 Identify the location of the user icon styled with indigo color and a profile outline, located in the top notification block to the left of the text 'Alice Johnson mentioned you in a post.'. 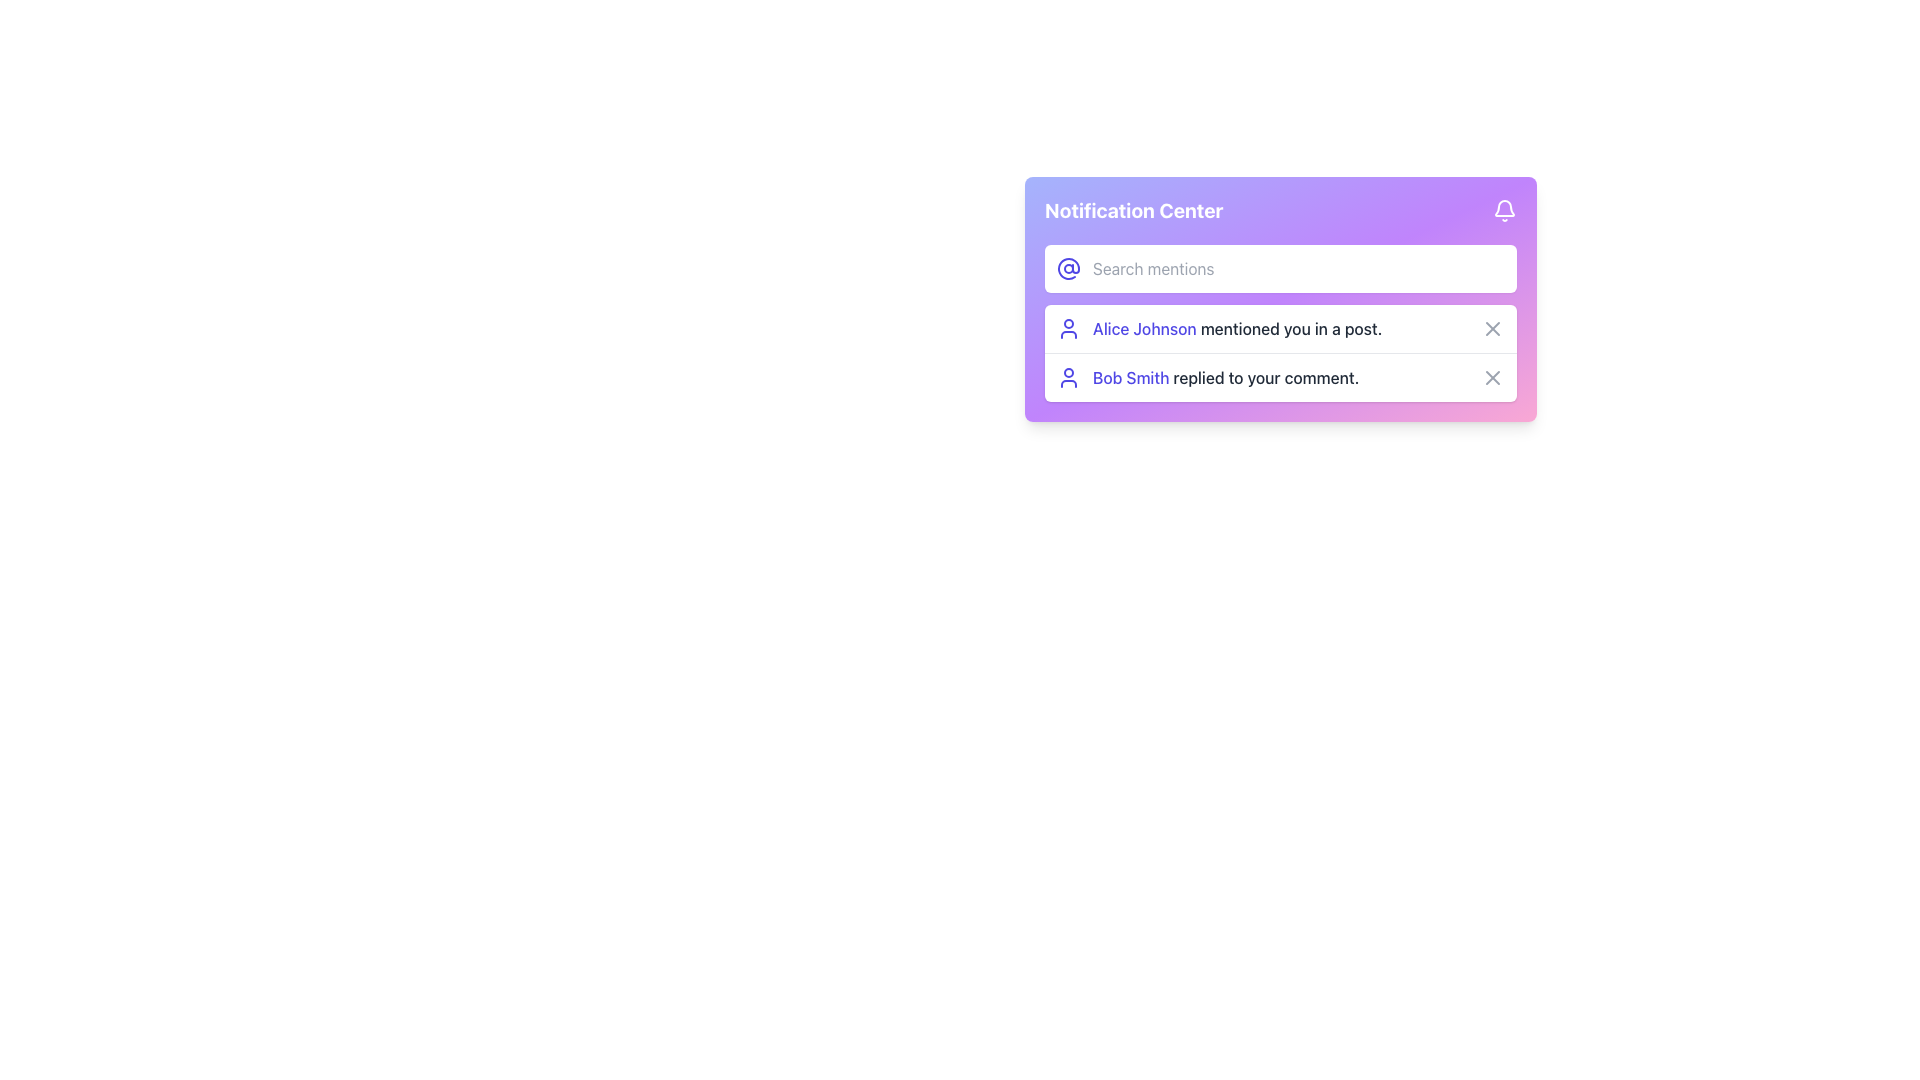
(1068, 327).